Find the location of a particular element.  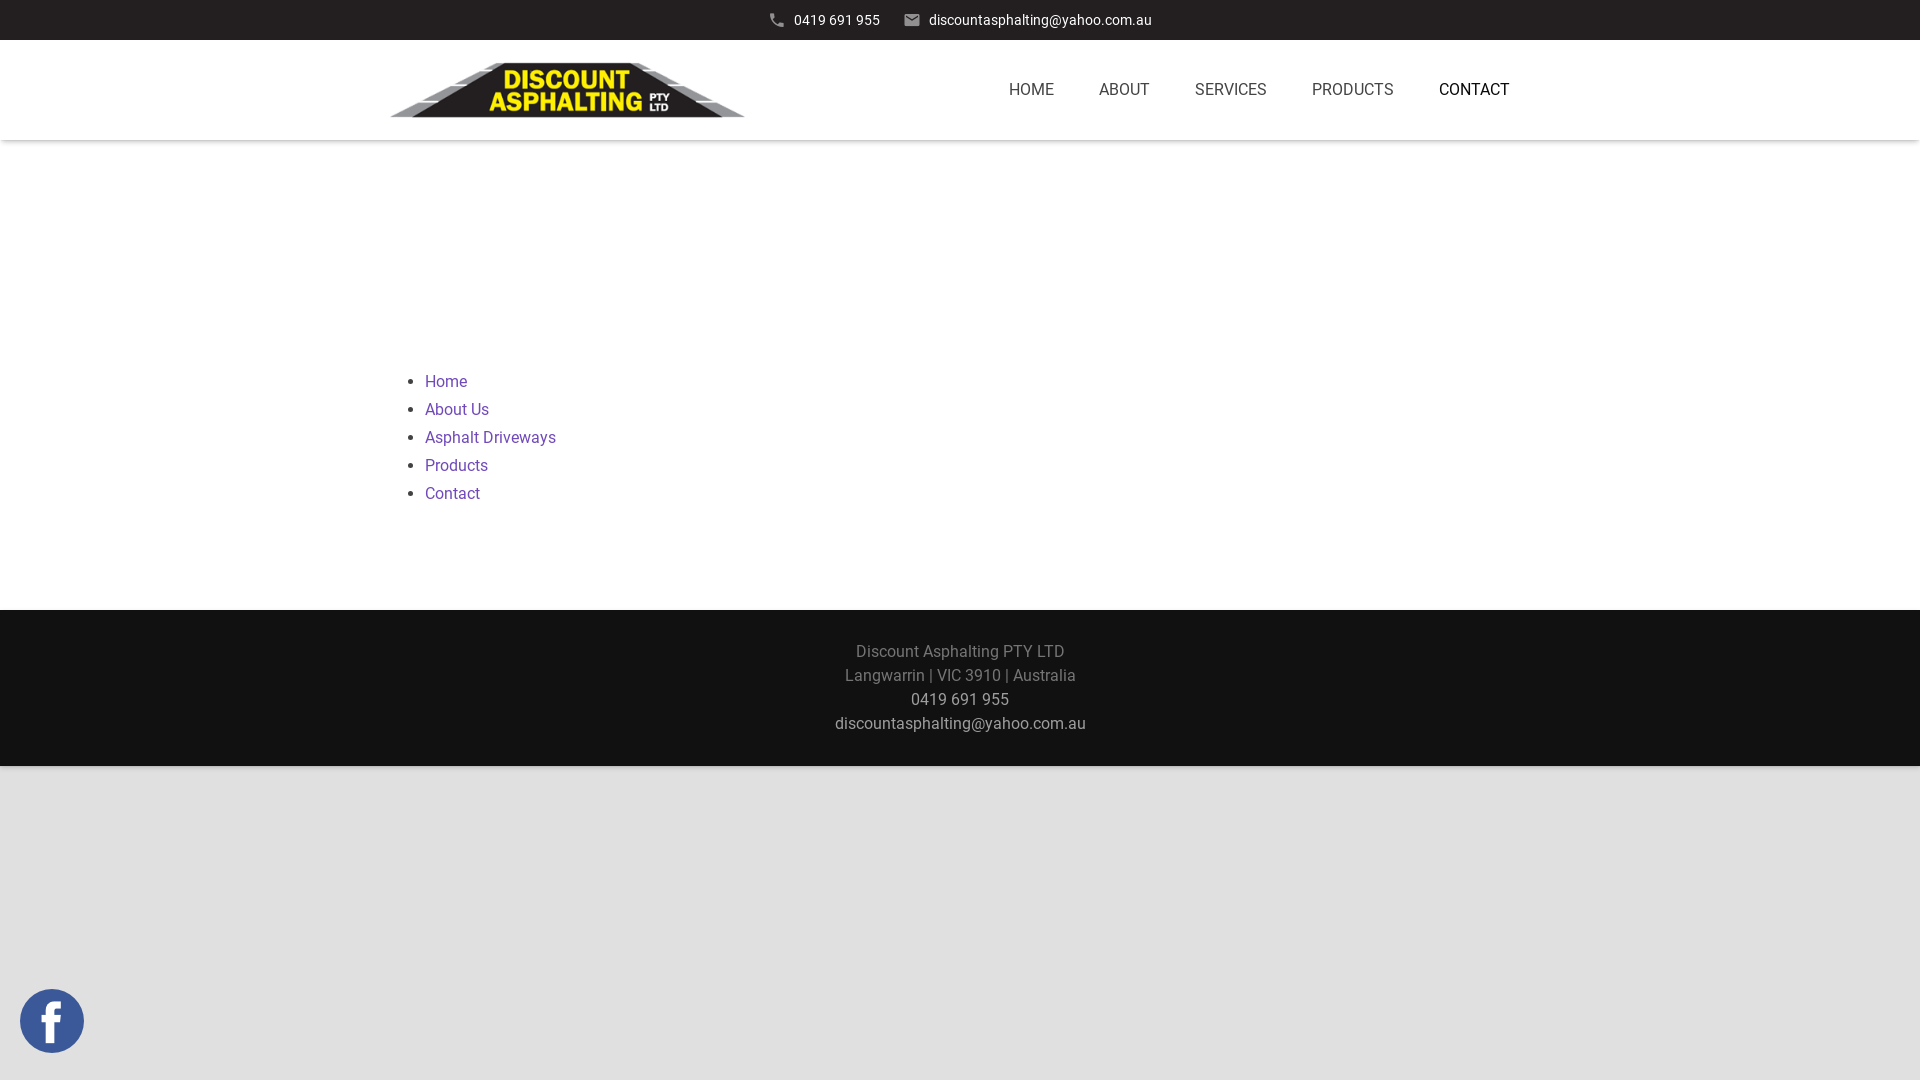

'Products' is located at coordinates (455, 465).